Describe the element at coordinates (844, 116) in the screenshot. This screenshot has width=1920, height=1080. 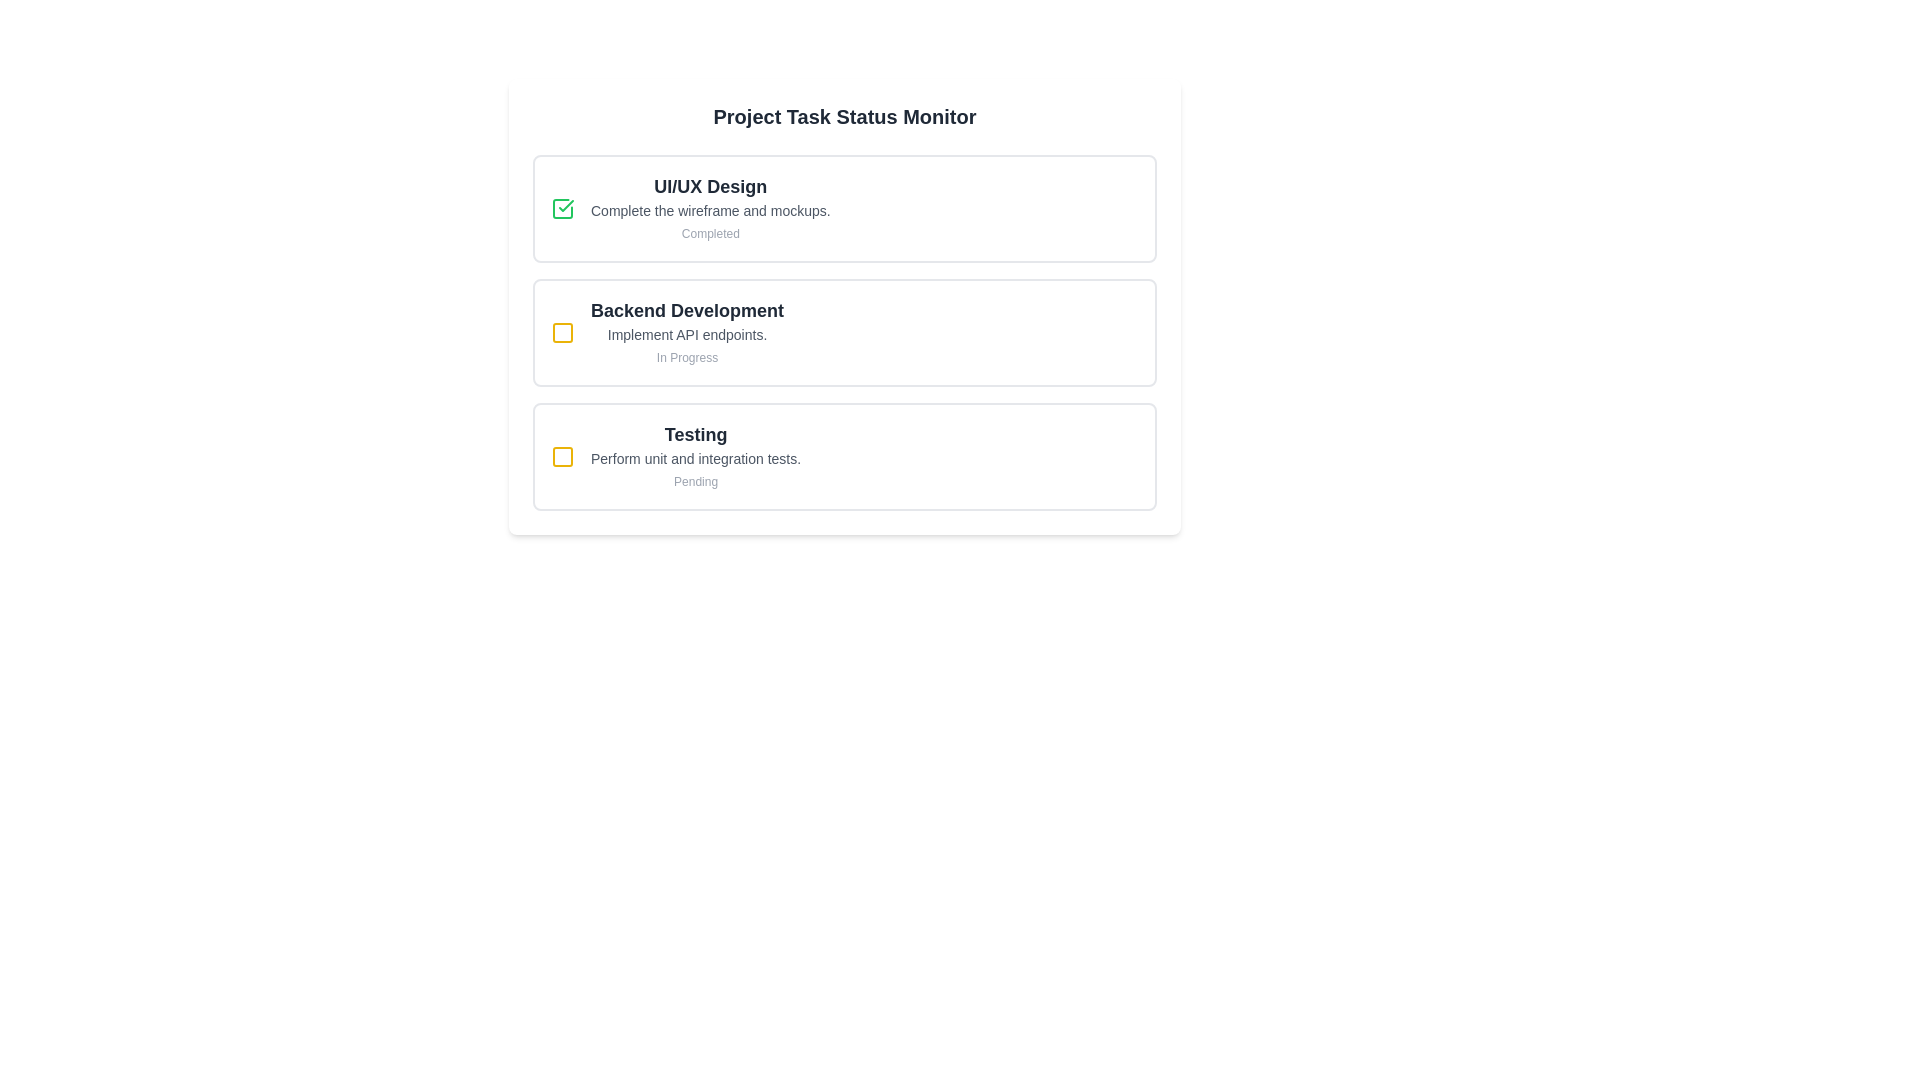
I see `text from the bold text label 'Project Task Status Monitor', which is prominently displayed at the top of a card or panel` at that location.